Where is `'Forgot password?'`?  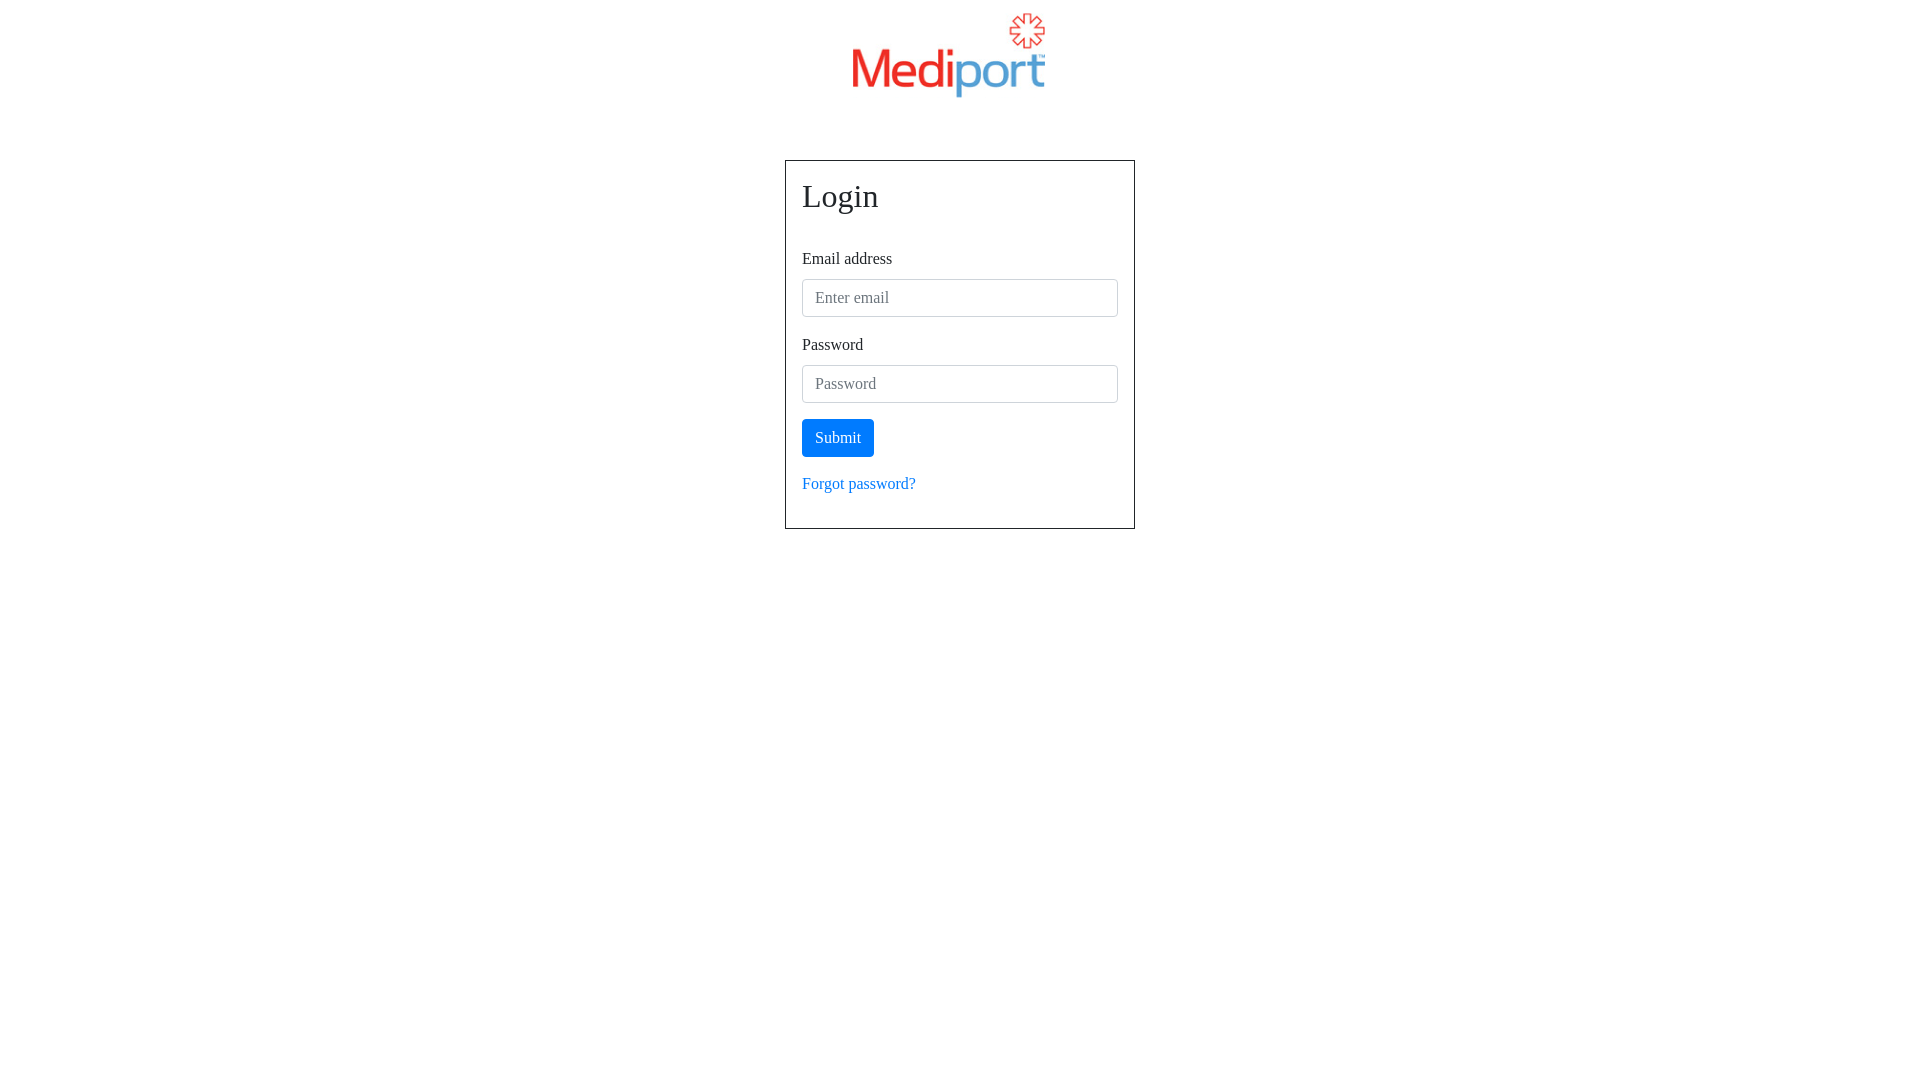
'Forgot password?' is located at coordinates (801, 483).